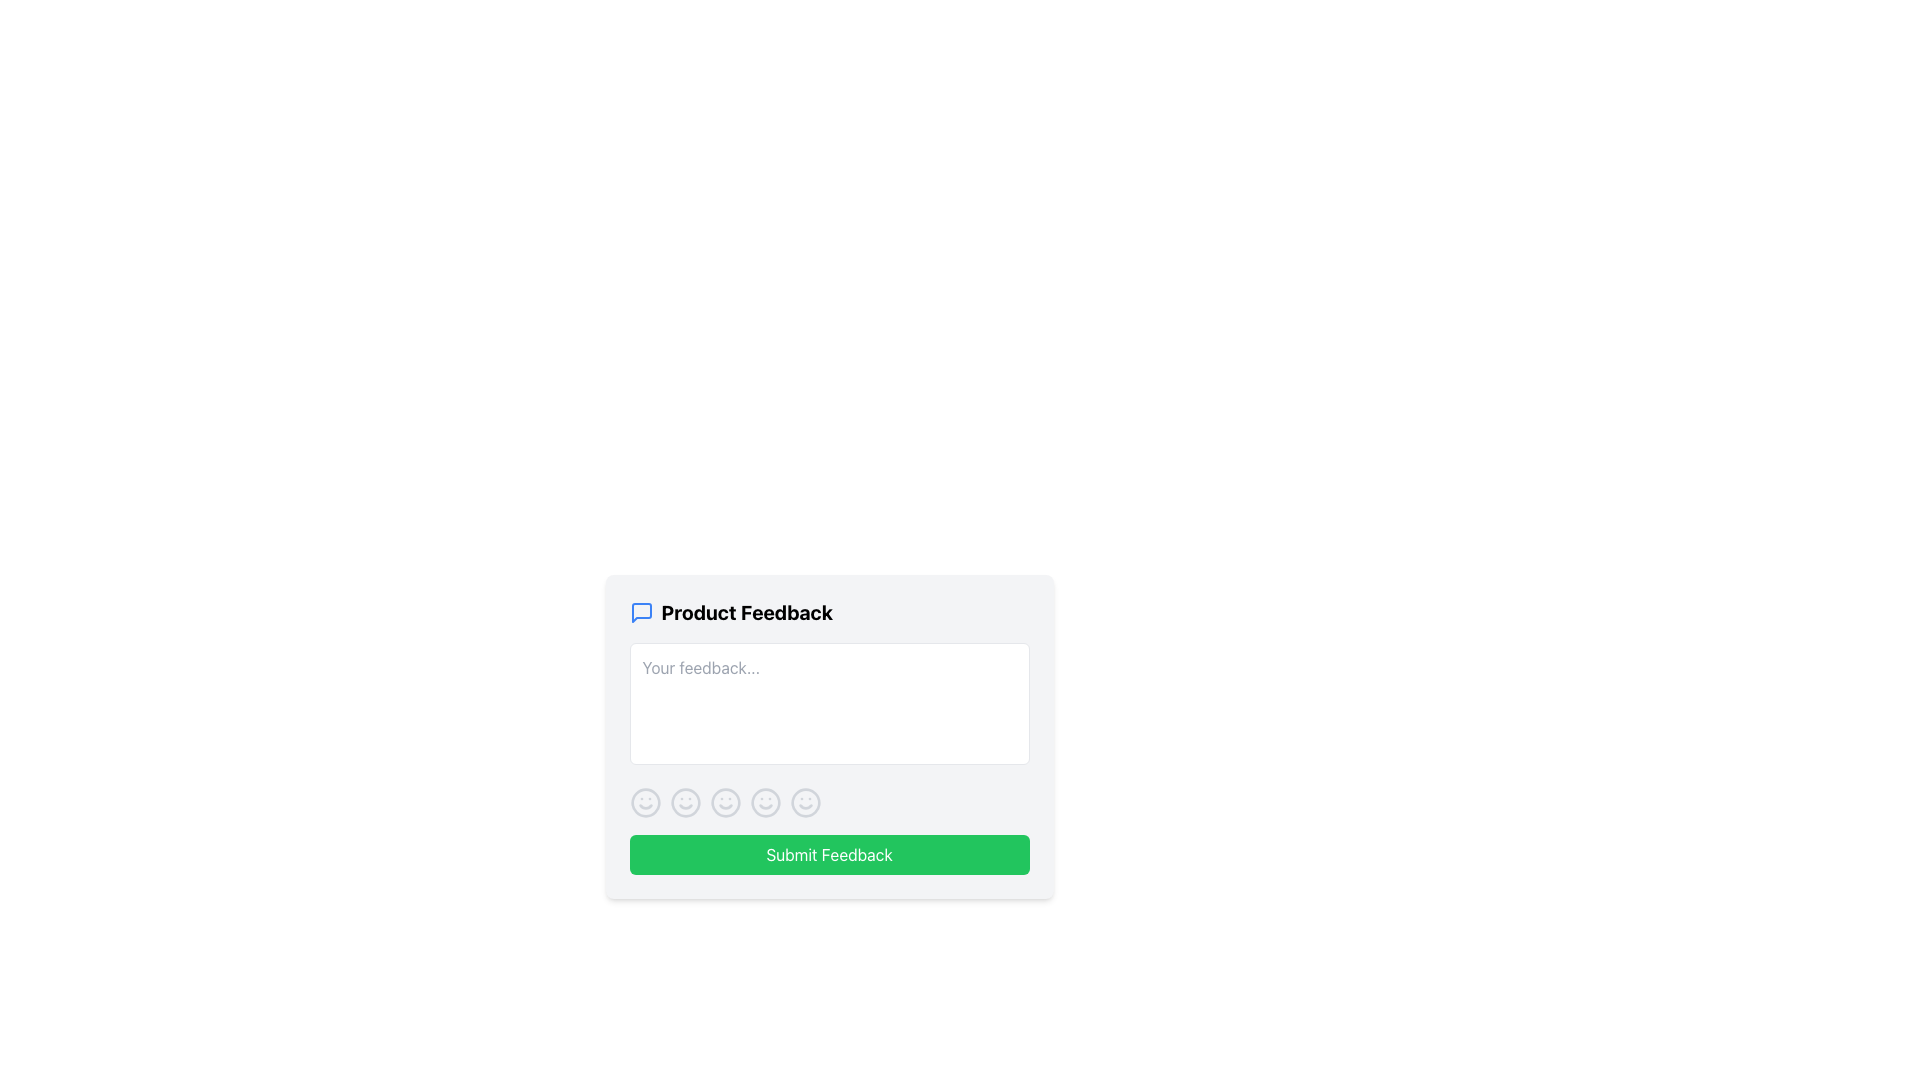 The height and width of the screenshot is (1080, 1920). Describe the element at coordinates (685, 801) in the screenshot. I see `the smiley face icon button, which is the second element from the left in a horizontal row of icons located below the 'Product Feedback' text area` at that location.